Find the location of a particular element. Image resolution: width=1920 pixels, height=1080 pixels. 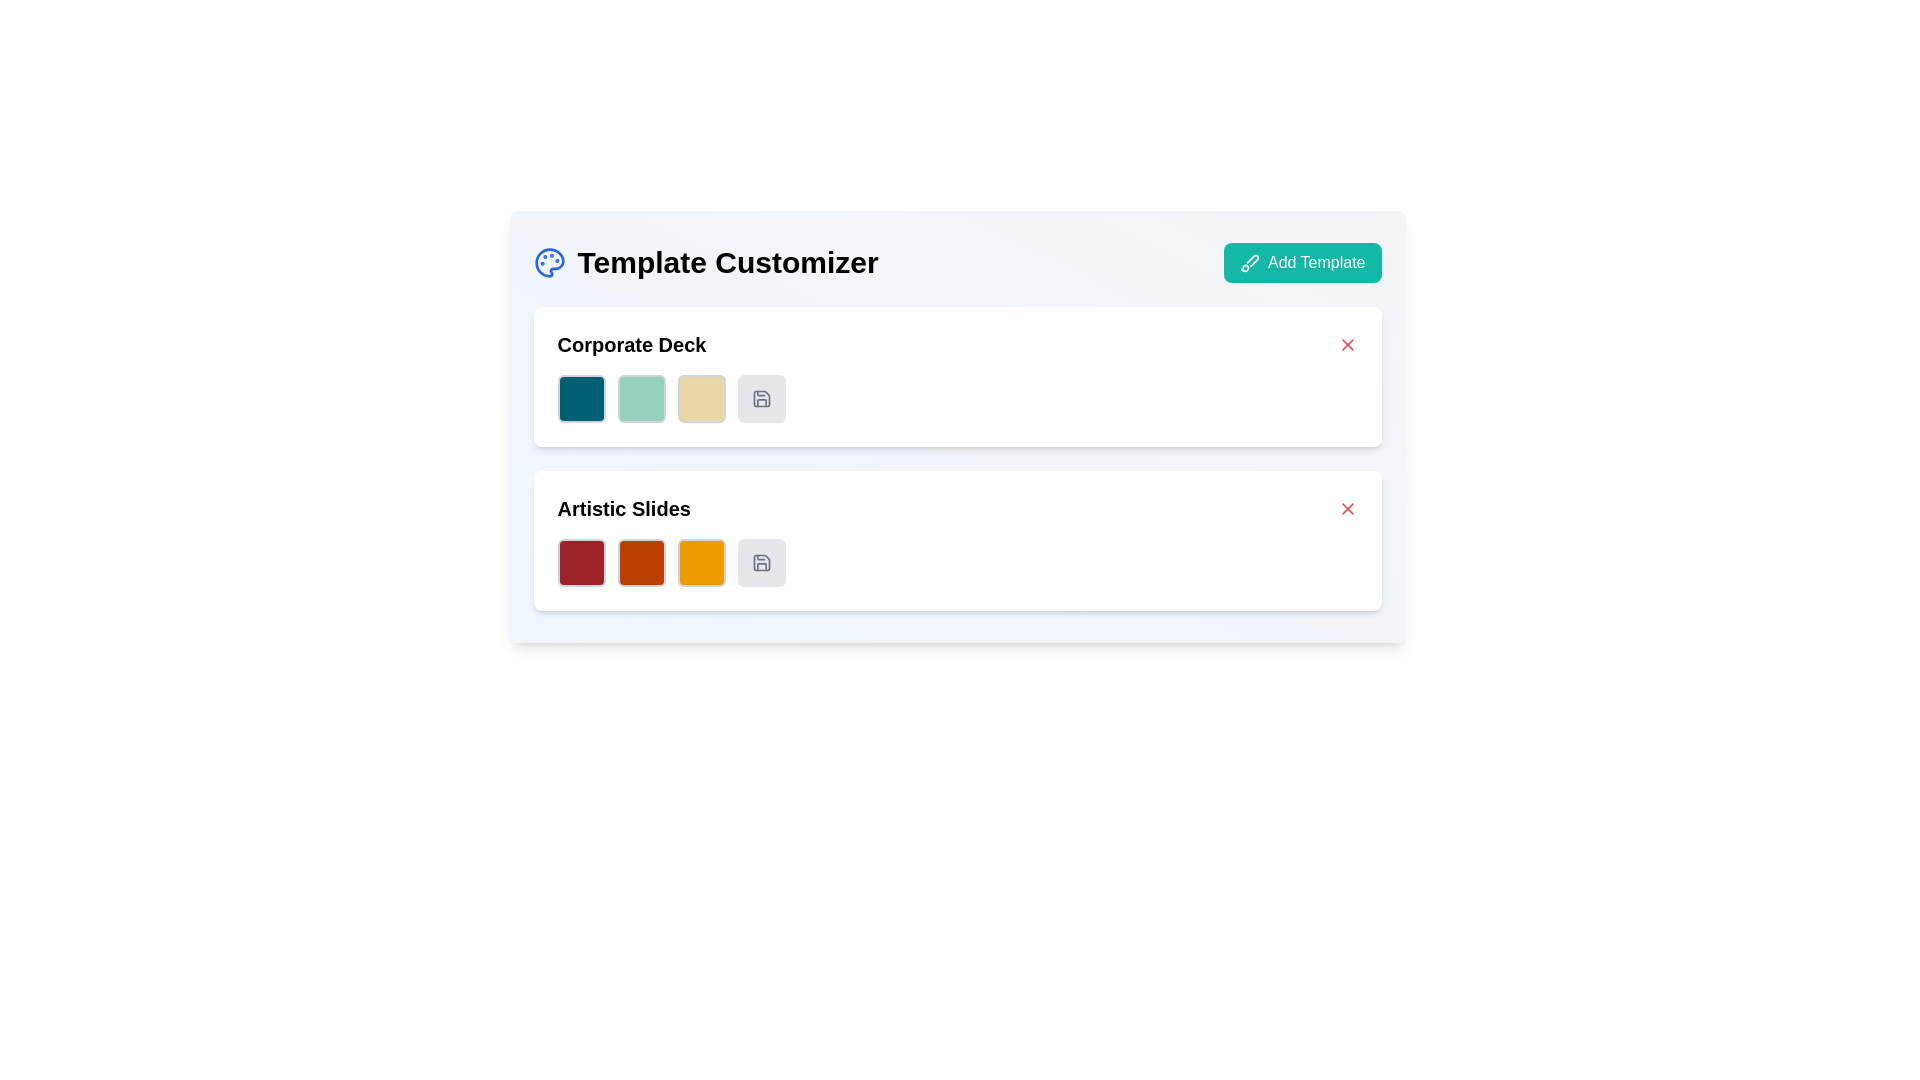

the white brush icon located within the 'Add Template' button in the top-right corner of the user interface is located at coordinates (1248, 261).